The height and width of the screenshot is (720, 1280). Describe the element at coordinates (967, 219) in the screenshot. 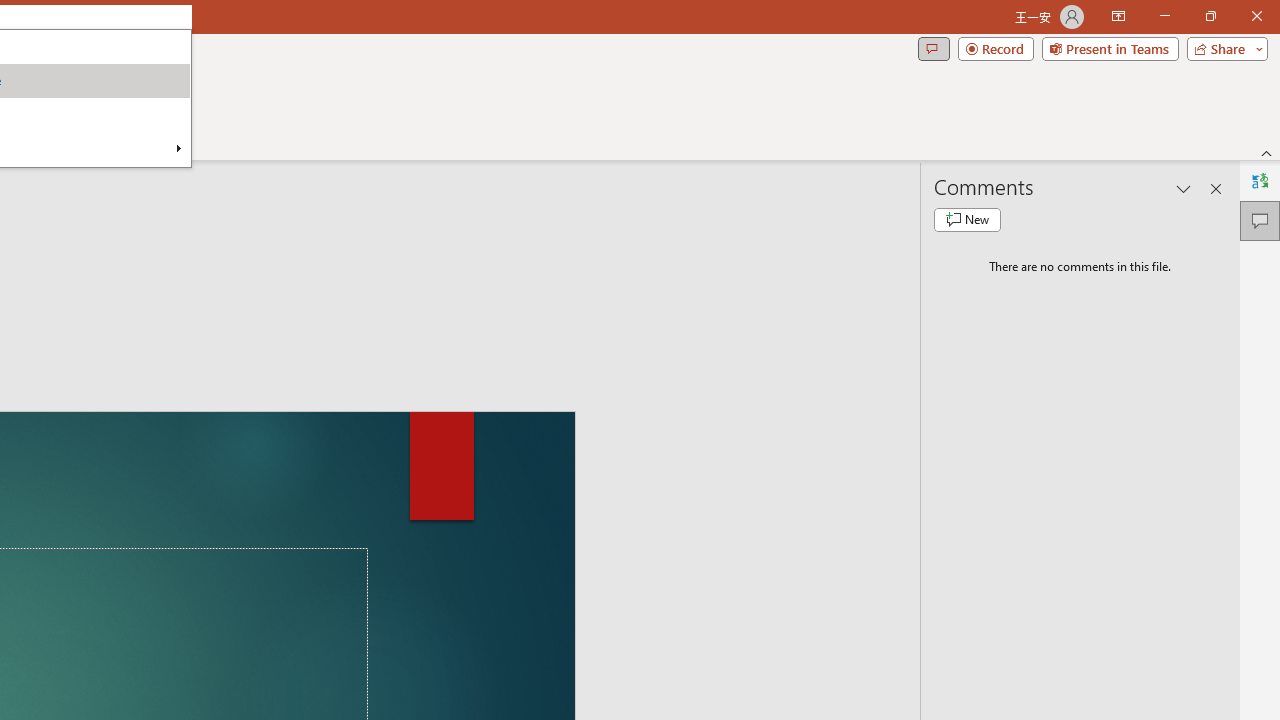

I see `'New comment'` at that location.